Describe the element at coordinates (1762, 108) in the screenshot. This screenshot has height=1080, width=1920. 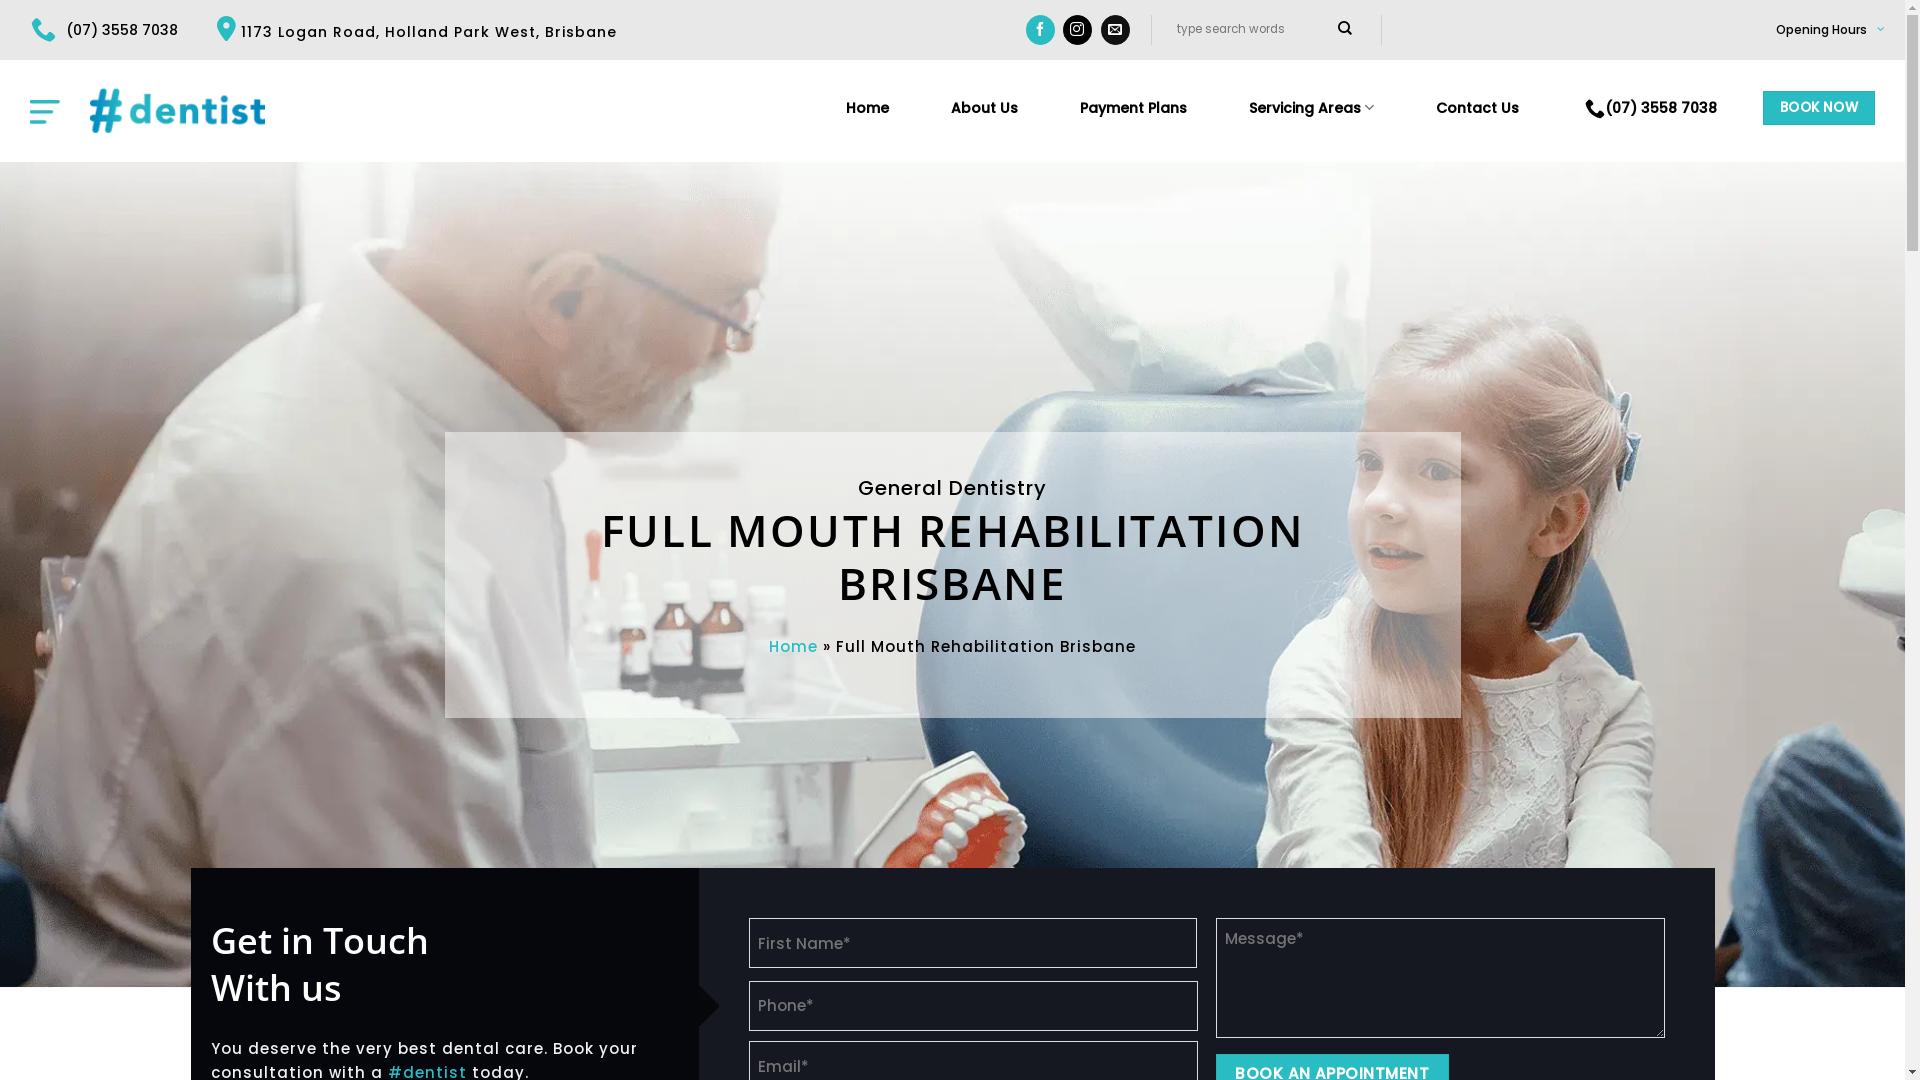
I see `'BOOK NOW'` at that location.